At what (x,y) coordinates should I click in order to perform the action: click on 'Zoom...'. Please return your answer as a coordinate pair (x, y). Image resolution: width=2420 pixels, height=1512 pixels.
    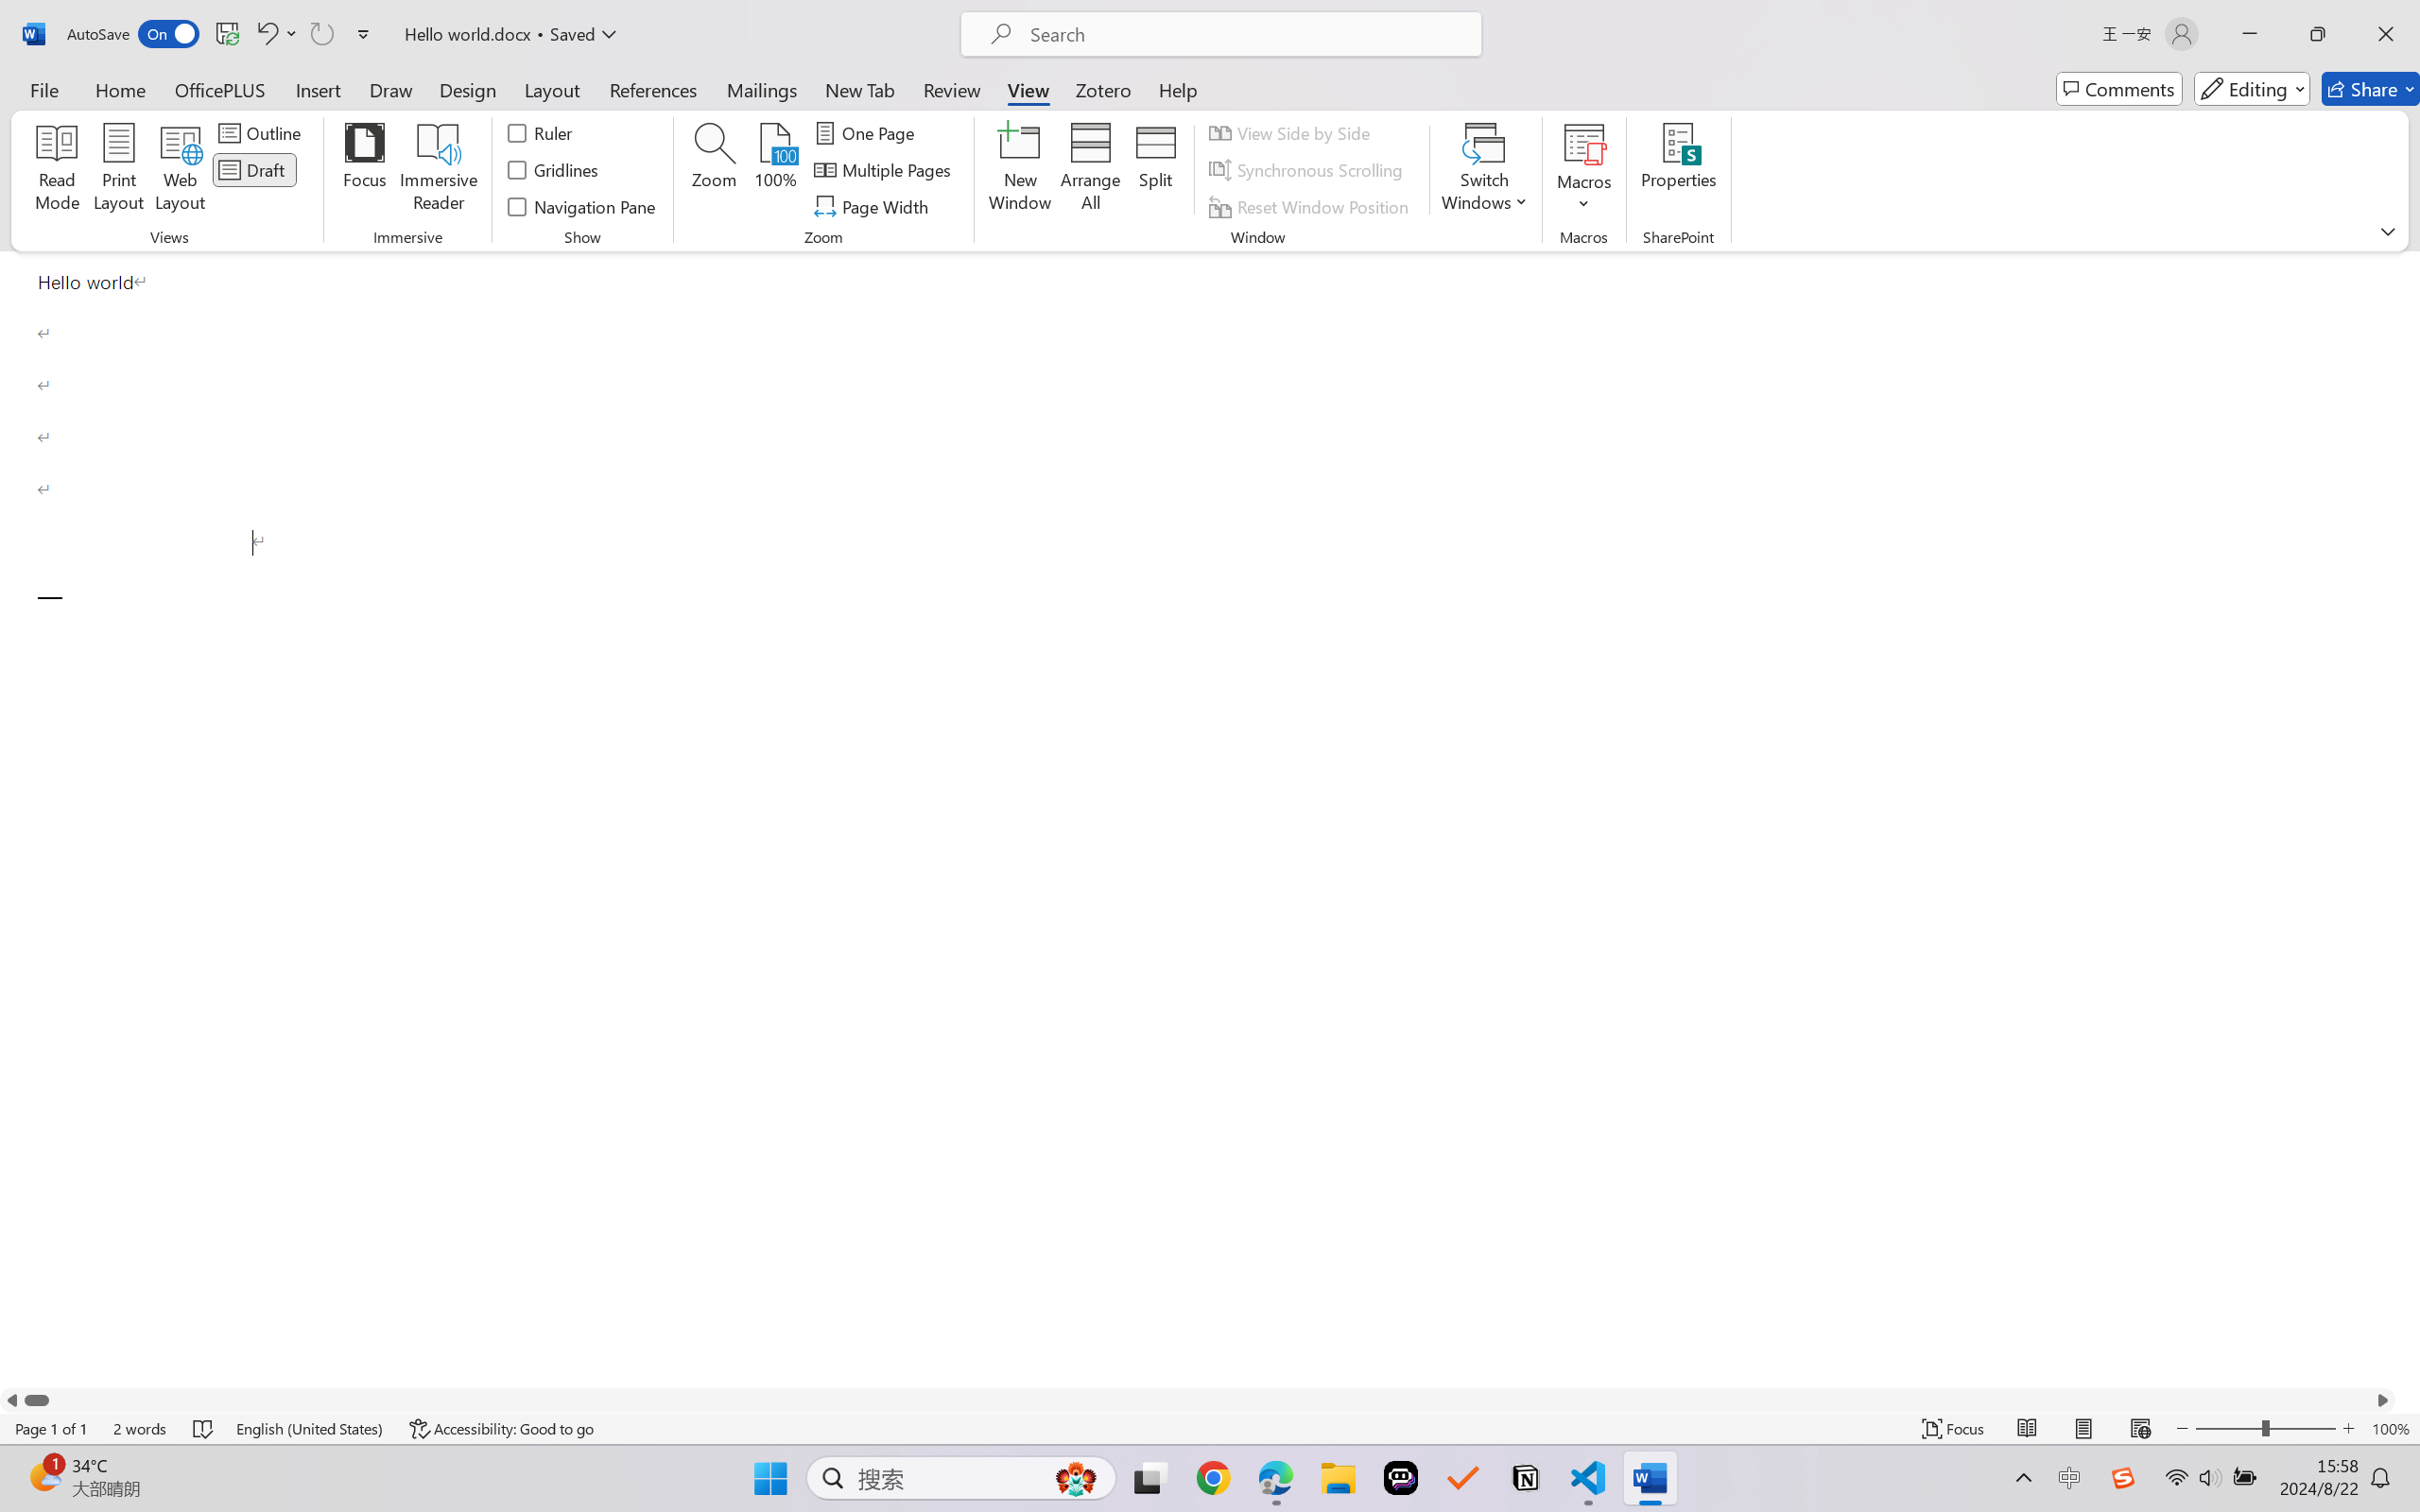
    Looking at the image, I should click on (713, 170).